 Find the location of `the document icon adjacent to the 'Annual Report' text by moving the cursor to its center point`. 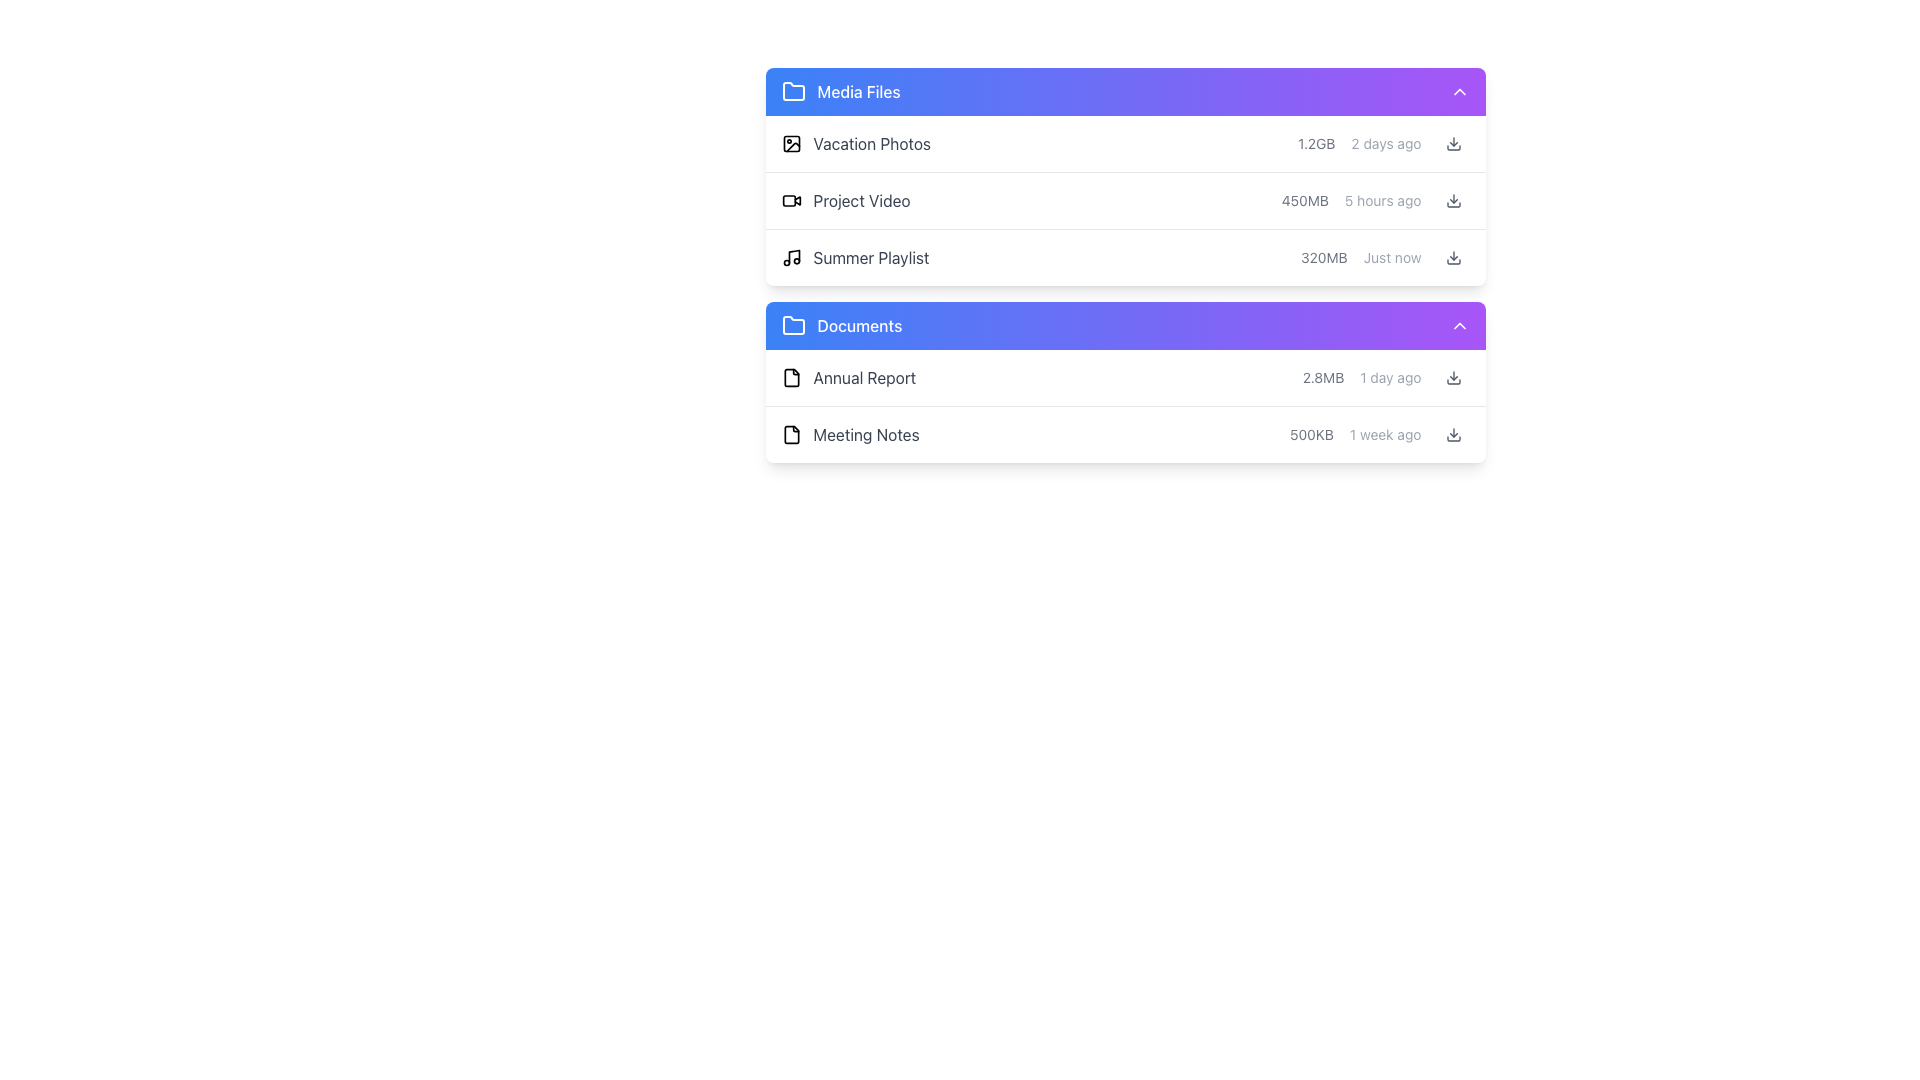

the document icon adjacent to the 'Annual Report' text by moving the cursor to its center point is located at coordinates (790, 378).